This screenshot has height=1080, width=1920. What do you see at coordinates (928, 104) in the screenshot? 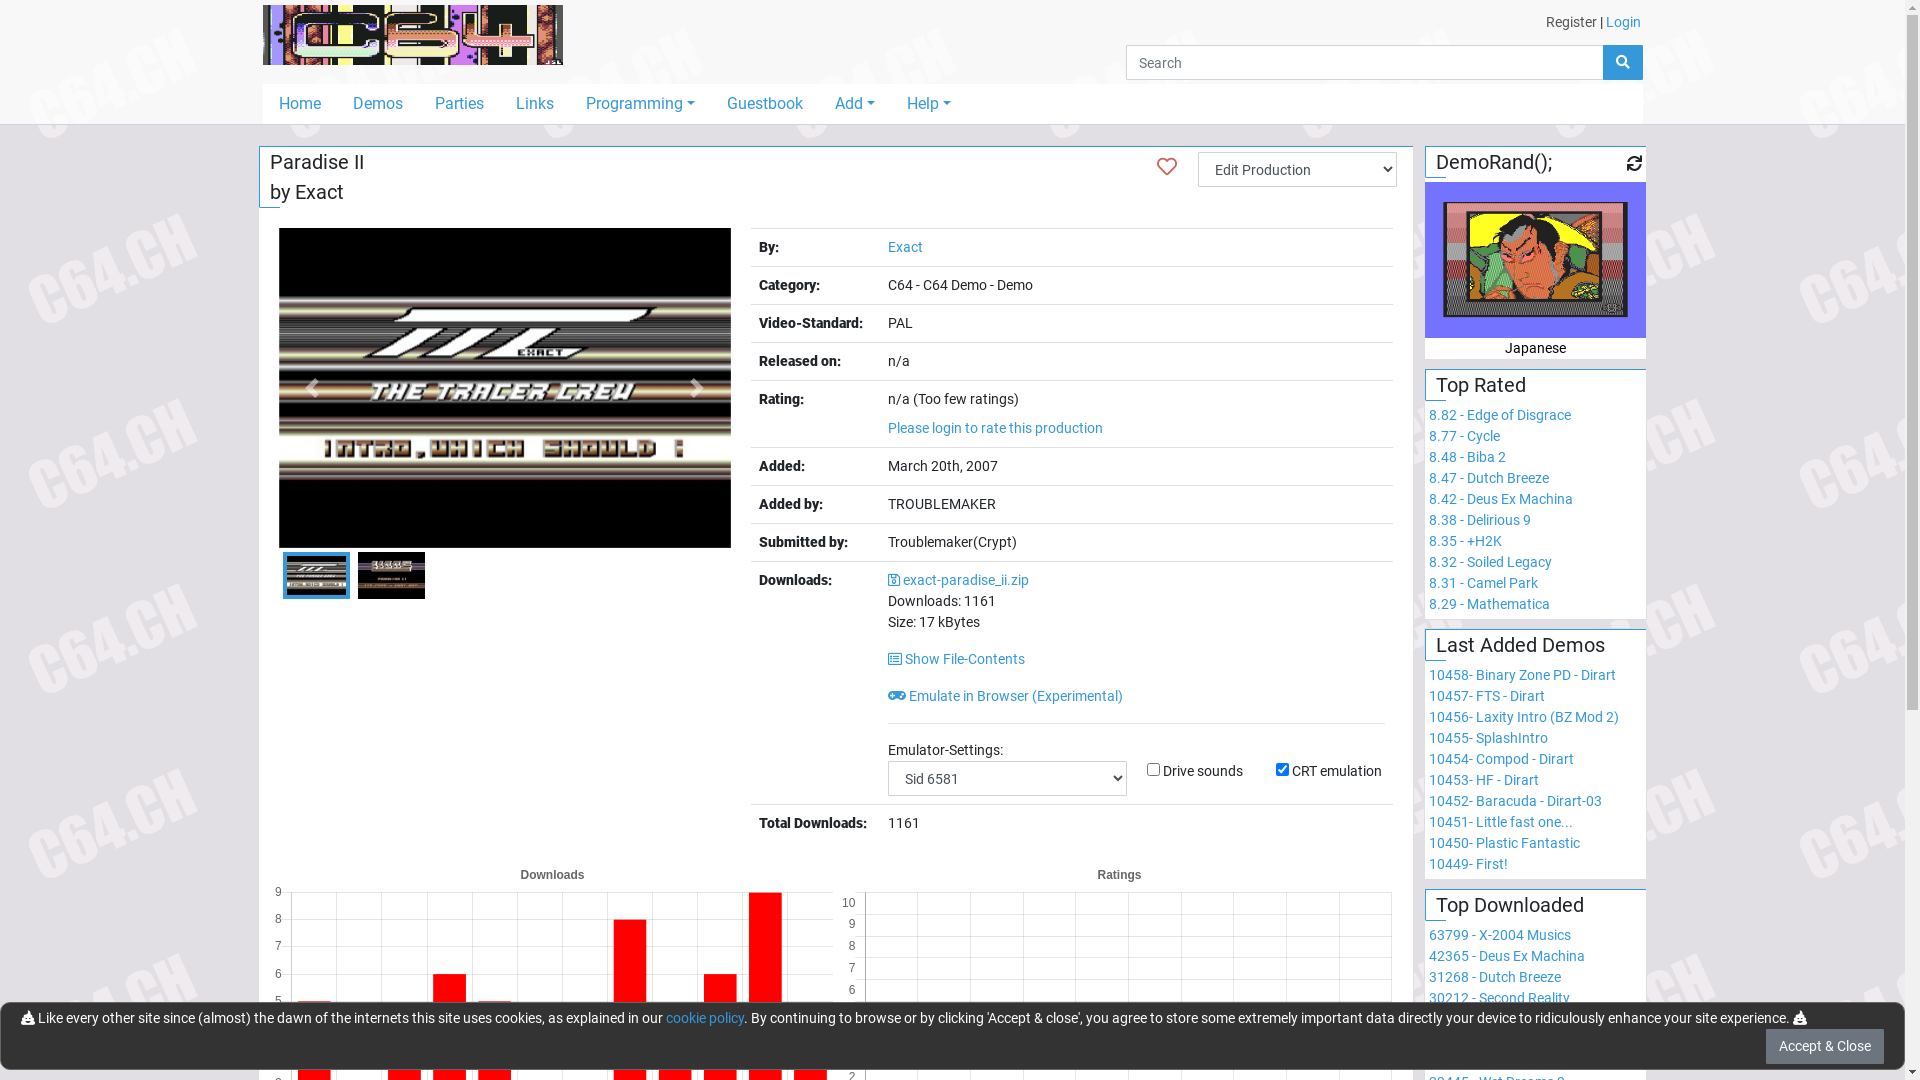
I see `'Help'` at bounding box center [928, 104].